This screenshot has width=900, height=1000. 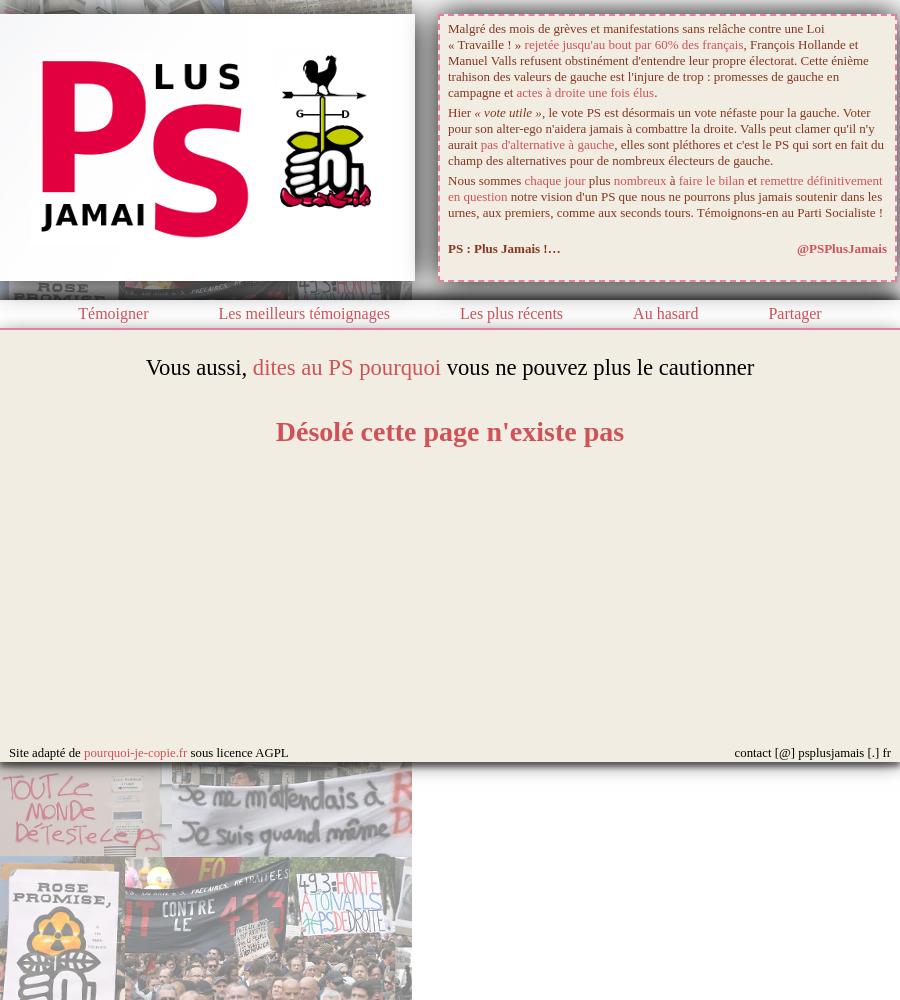 I want to click on 'pourquoi-je-copie.fr', so click(x=81, y=753).